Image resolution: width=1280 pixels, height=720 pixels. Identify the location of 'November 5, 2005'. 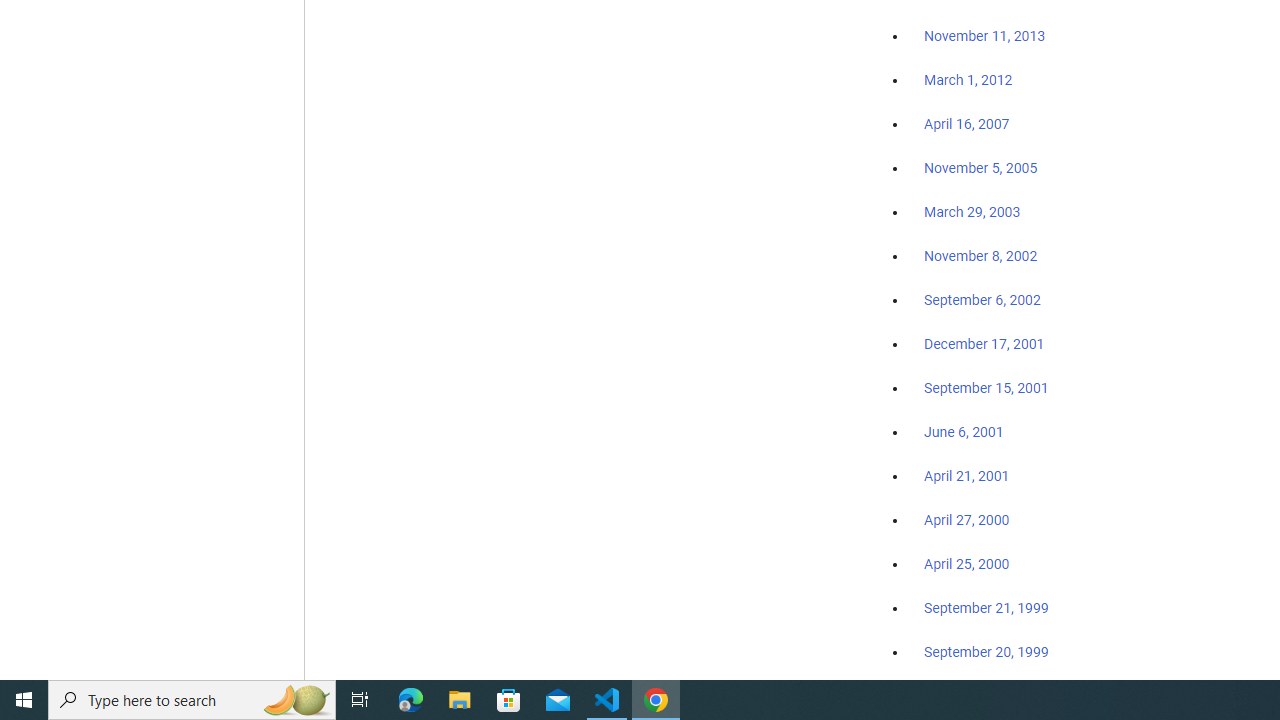
(981, 167).